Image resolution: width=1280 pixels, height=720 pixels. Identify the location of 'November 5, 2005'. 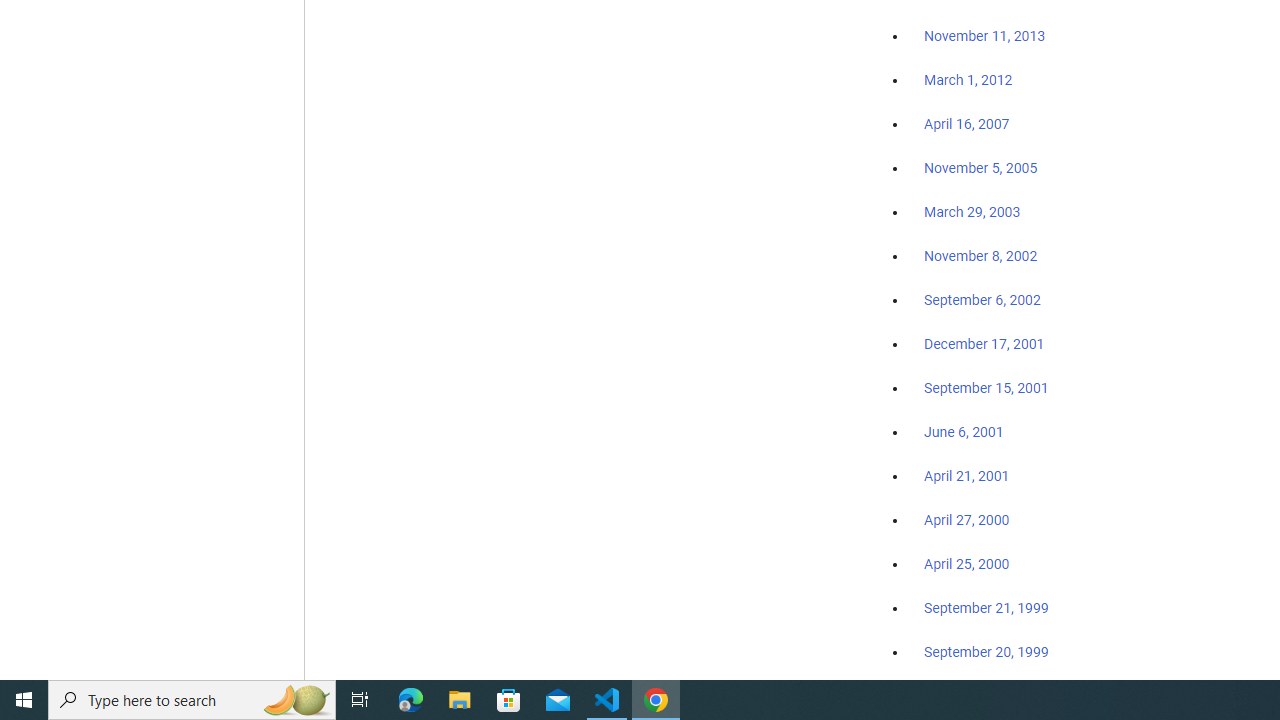
(981, 167).